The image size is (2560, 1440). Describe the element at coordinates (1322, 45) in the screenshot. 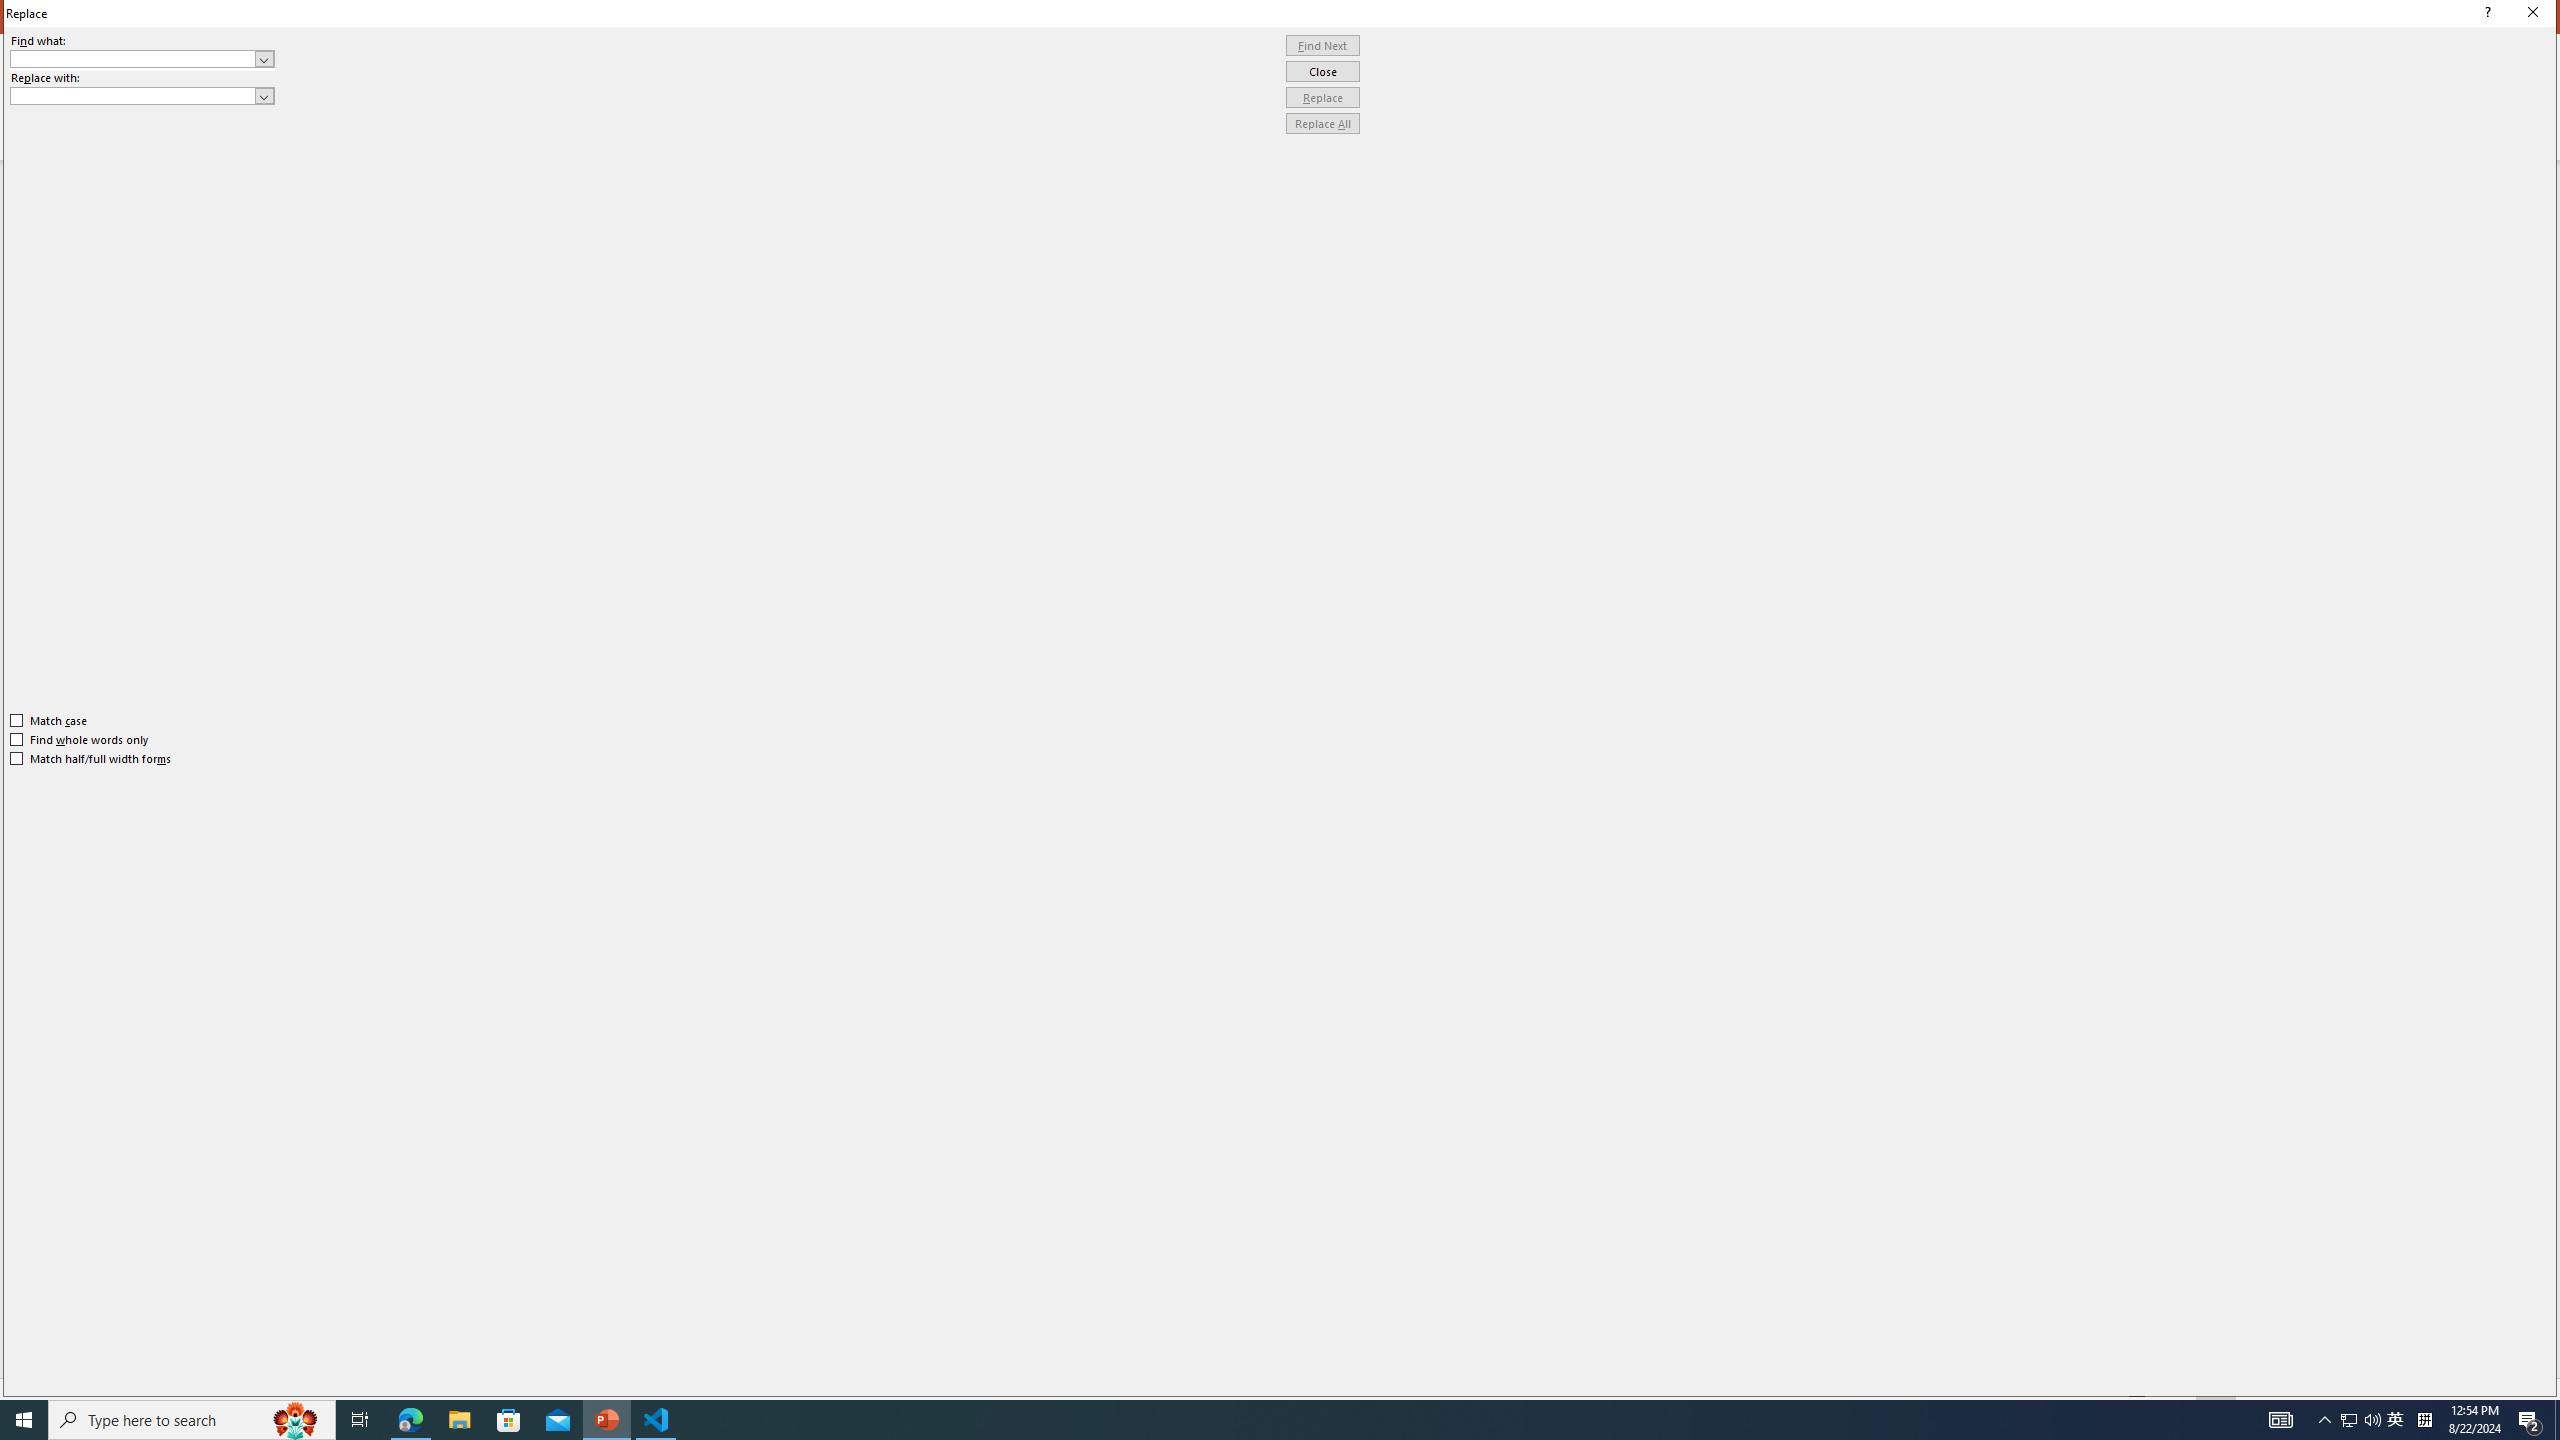

I see `'Find Next'` at that location.